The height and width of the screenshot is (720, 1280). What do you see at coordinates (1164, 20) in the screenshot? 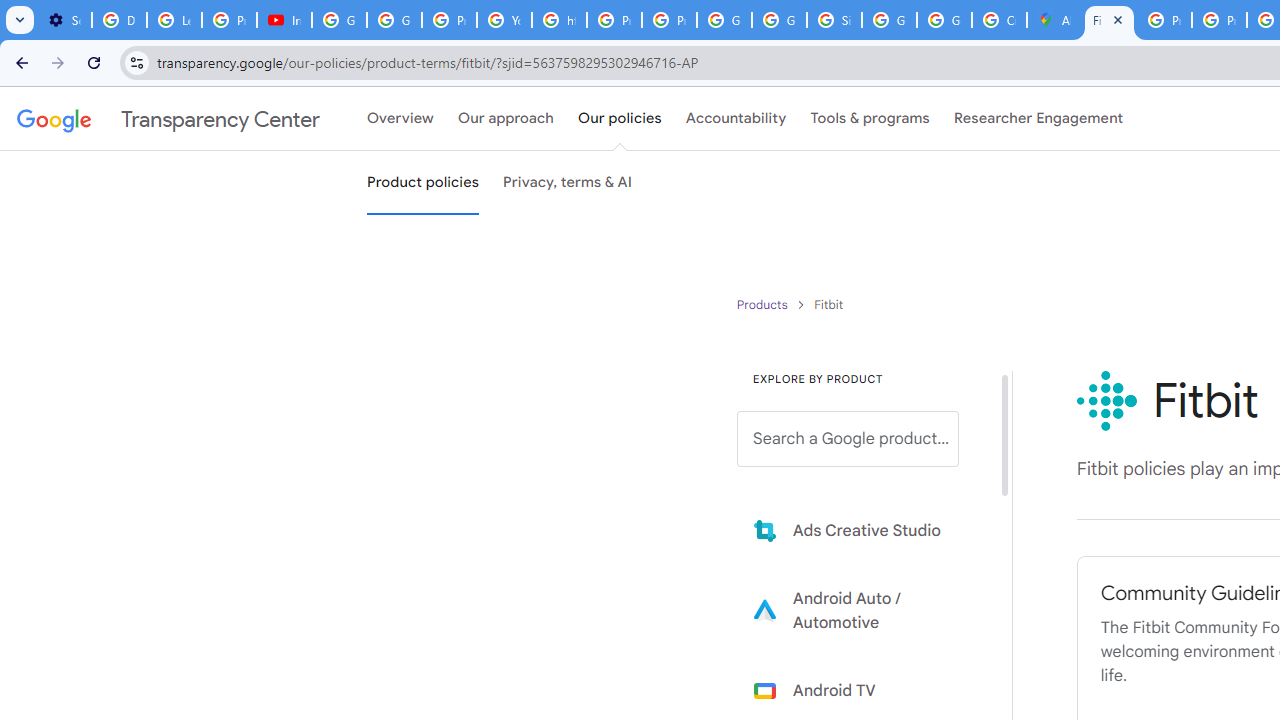
I see `'Privacy Help Center - Policies Help'` at bounding box center [1164, 20].